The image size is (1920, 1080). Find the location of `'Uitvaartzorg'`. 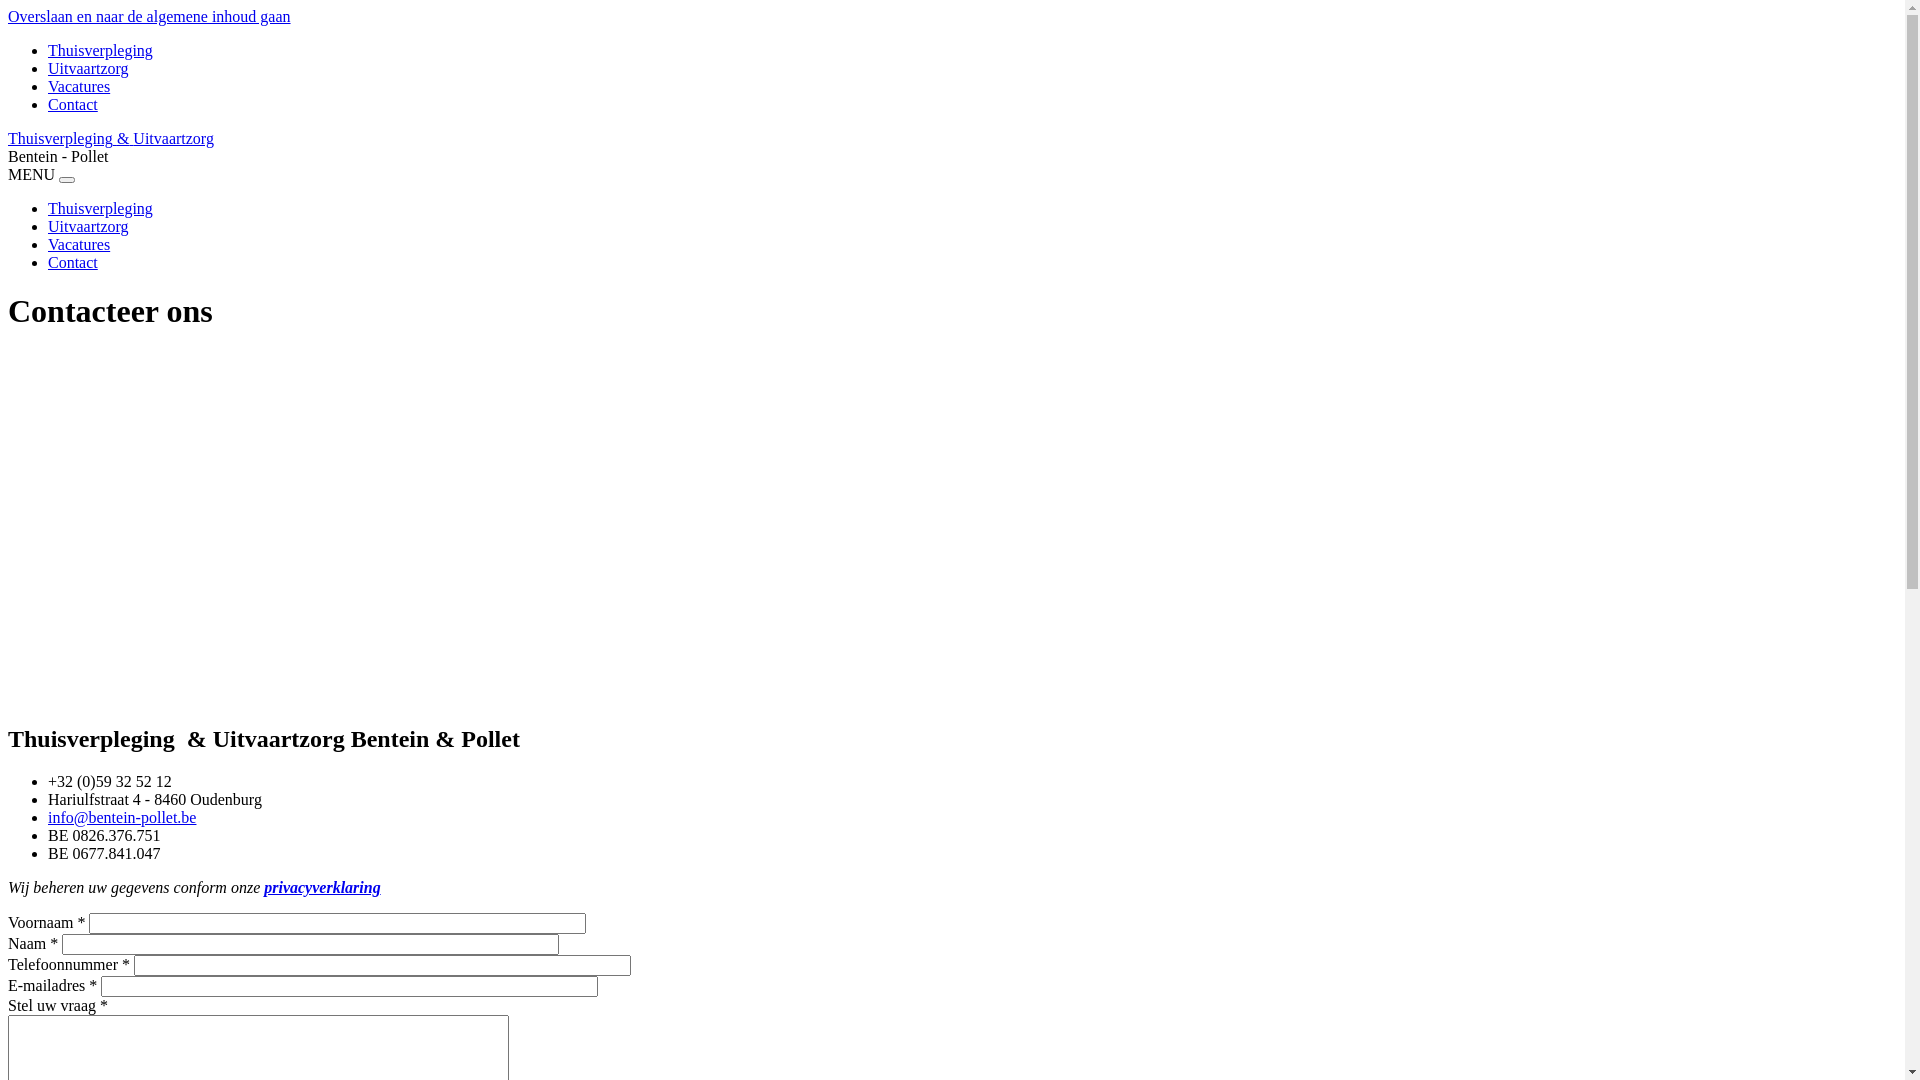

'Uitvaartzorg' is located at coordinates (87, 225).